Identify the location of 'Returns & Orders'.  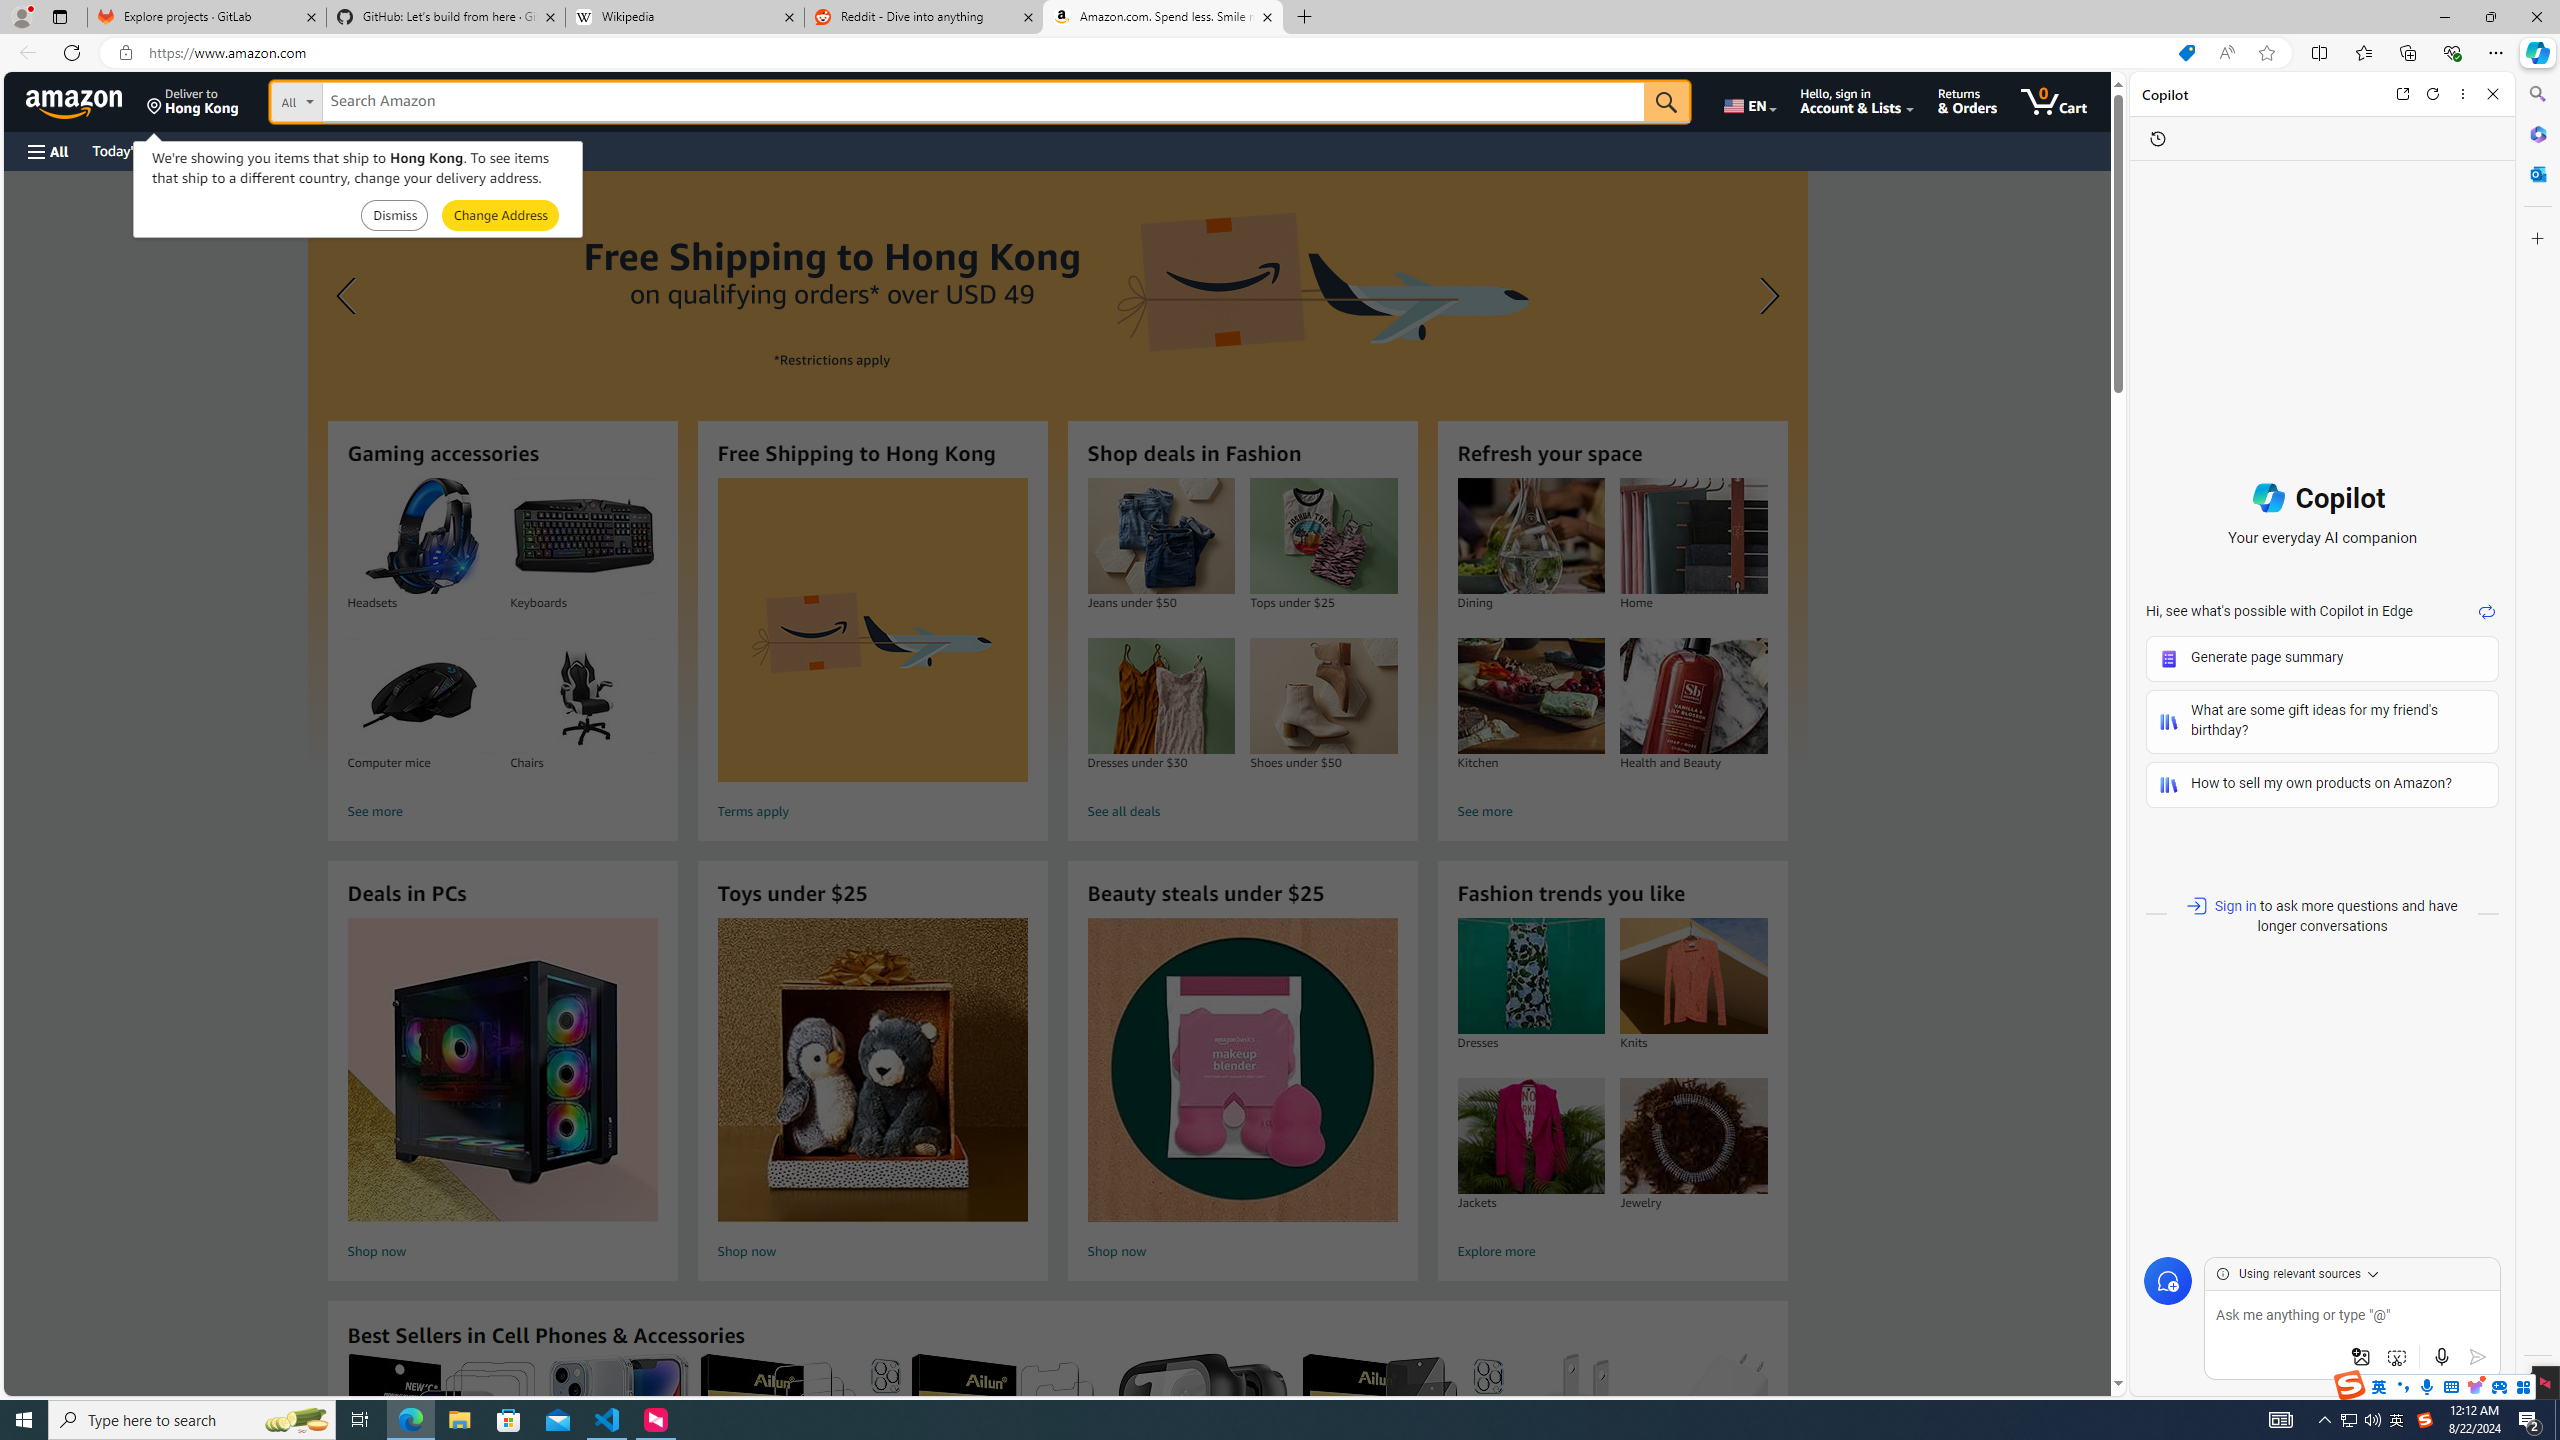
(1968, 100).